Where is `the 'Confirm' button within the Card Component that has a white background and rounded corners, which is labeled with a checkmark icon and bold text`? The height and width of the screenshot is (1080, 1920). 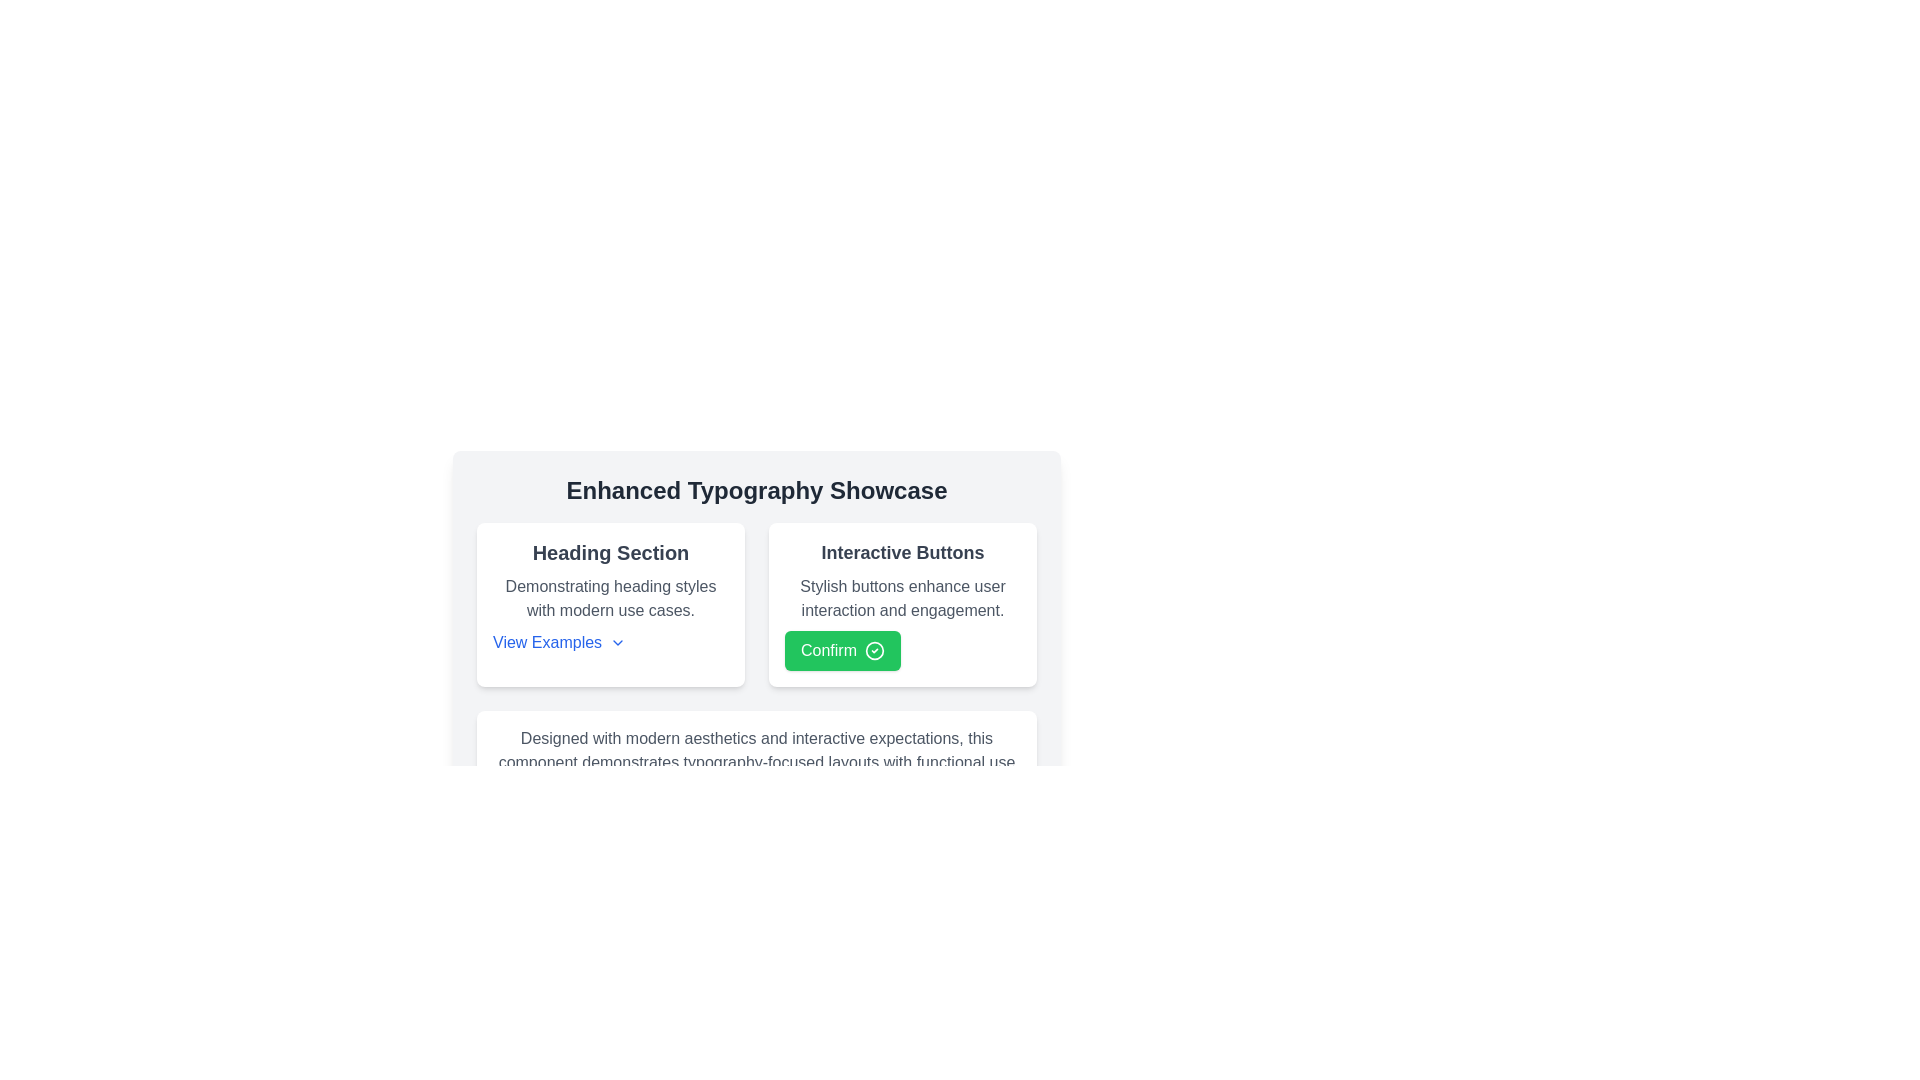
the 'Confirm' button within the Card Component that has a white background and rounded corners, which is labeled with a checkmark icon and bold text is located at coordinates (901, 604).